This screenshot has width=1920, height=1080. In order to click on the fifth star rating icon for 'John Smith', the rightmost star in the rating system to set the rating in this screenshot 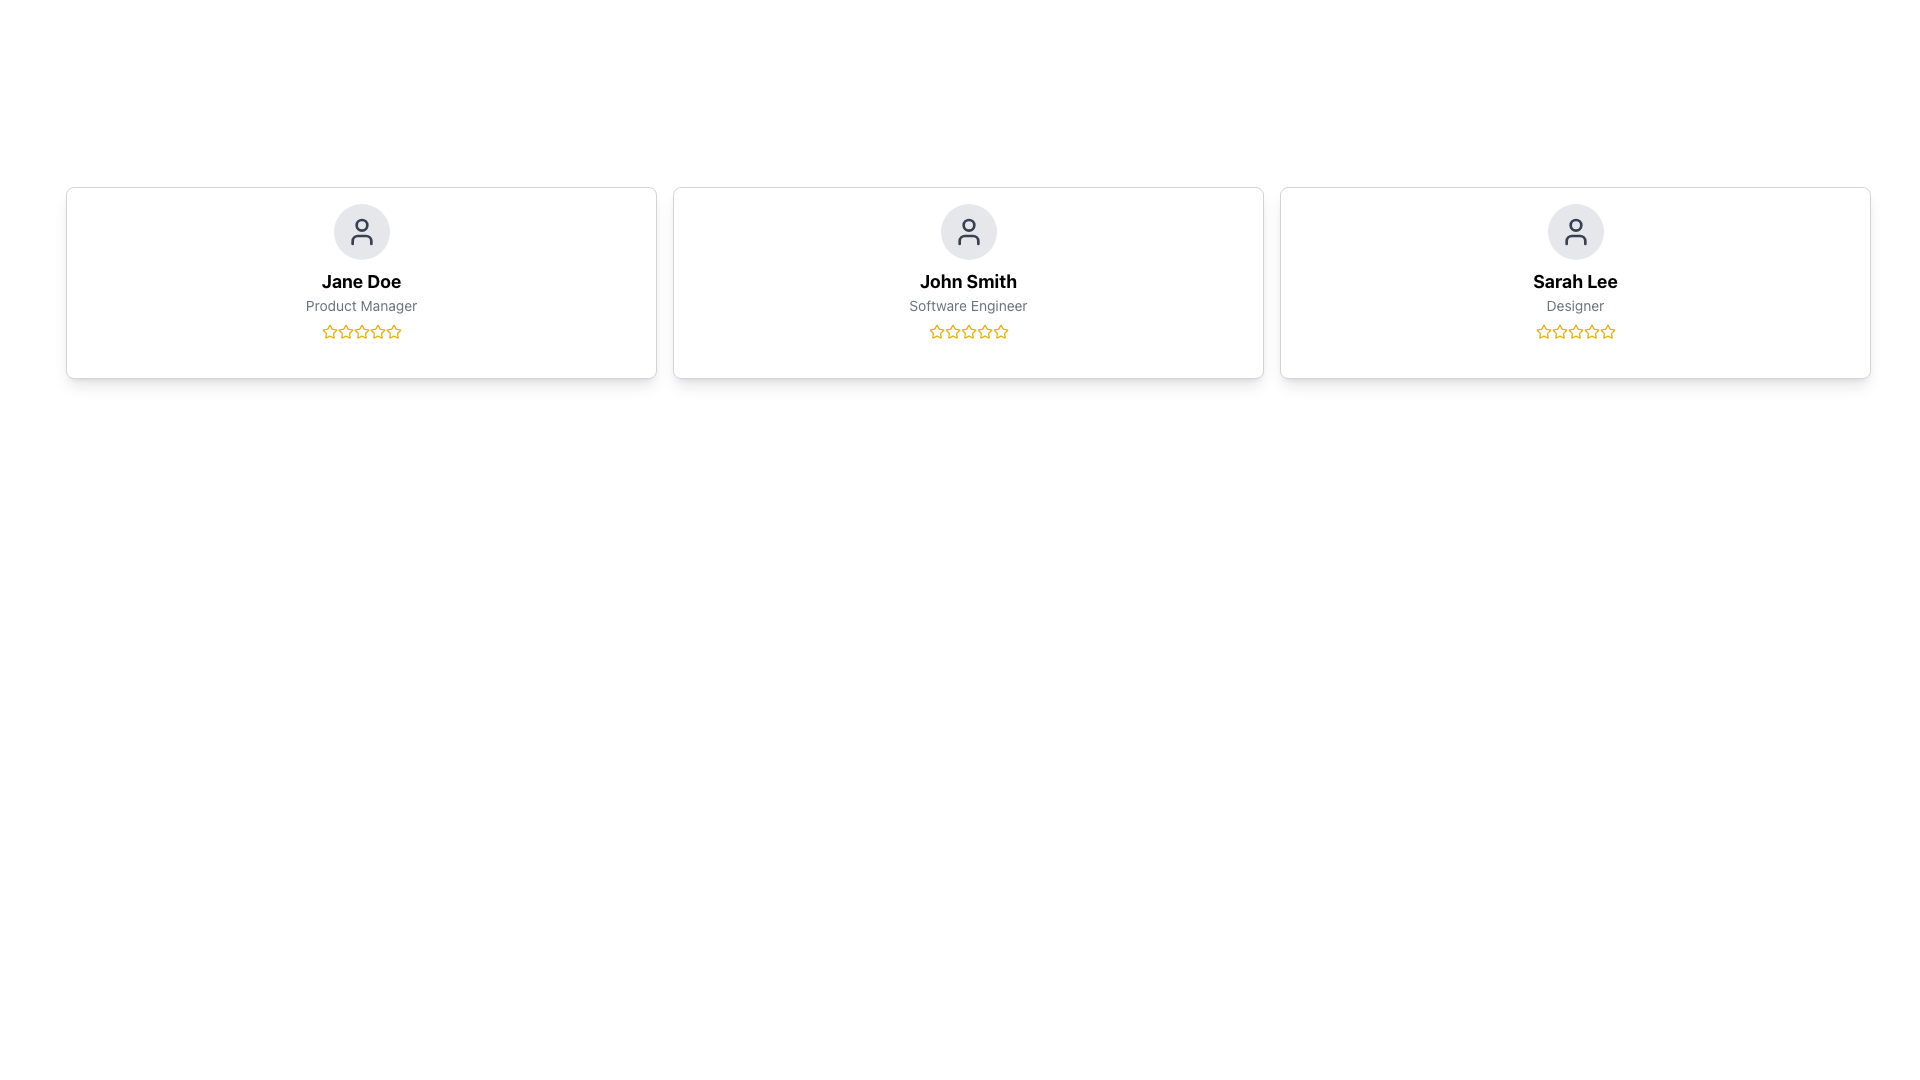, I will do `click(1000, 330)`.